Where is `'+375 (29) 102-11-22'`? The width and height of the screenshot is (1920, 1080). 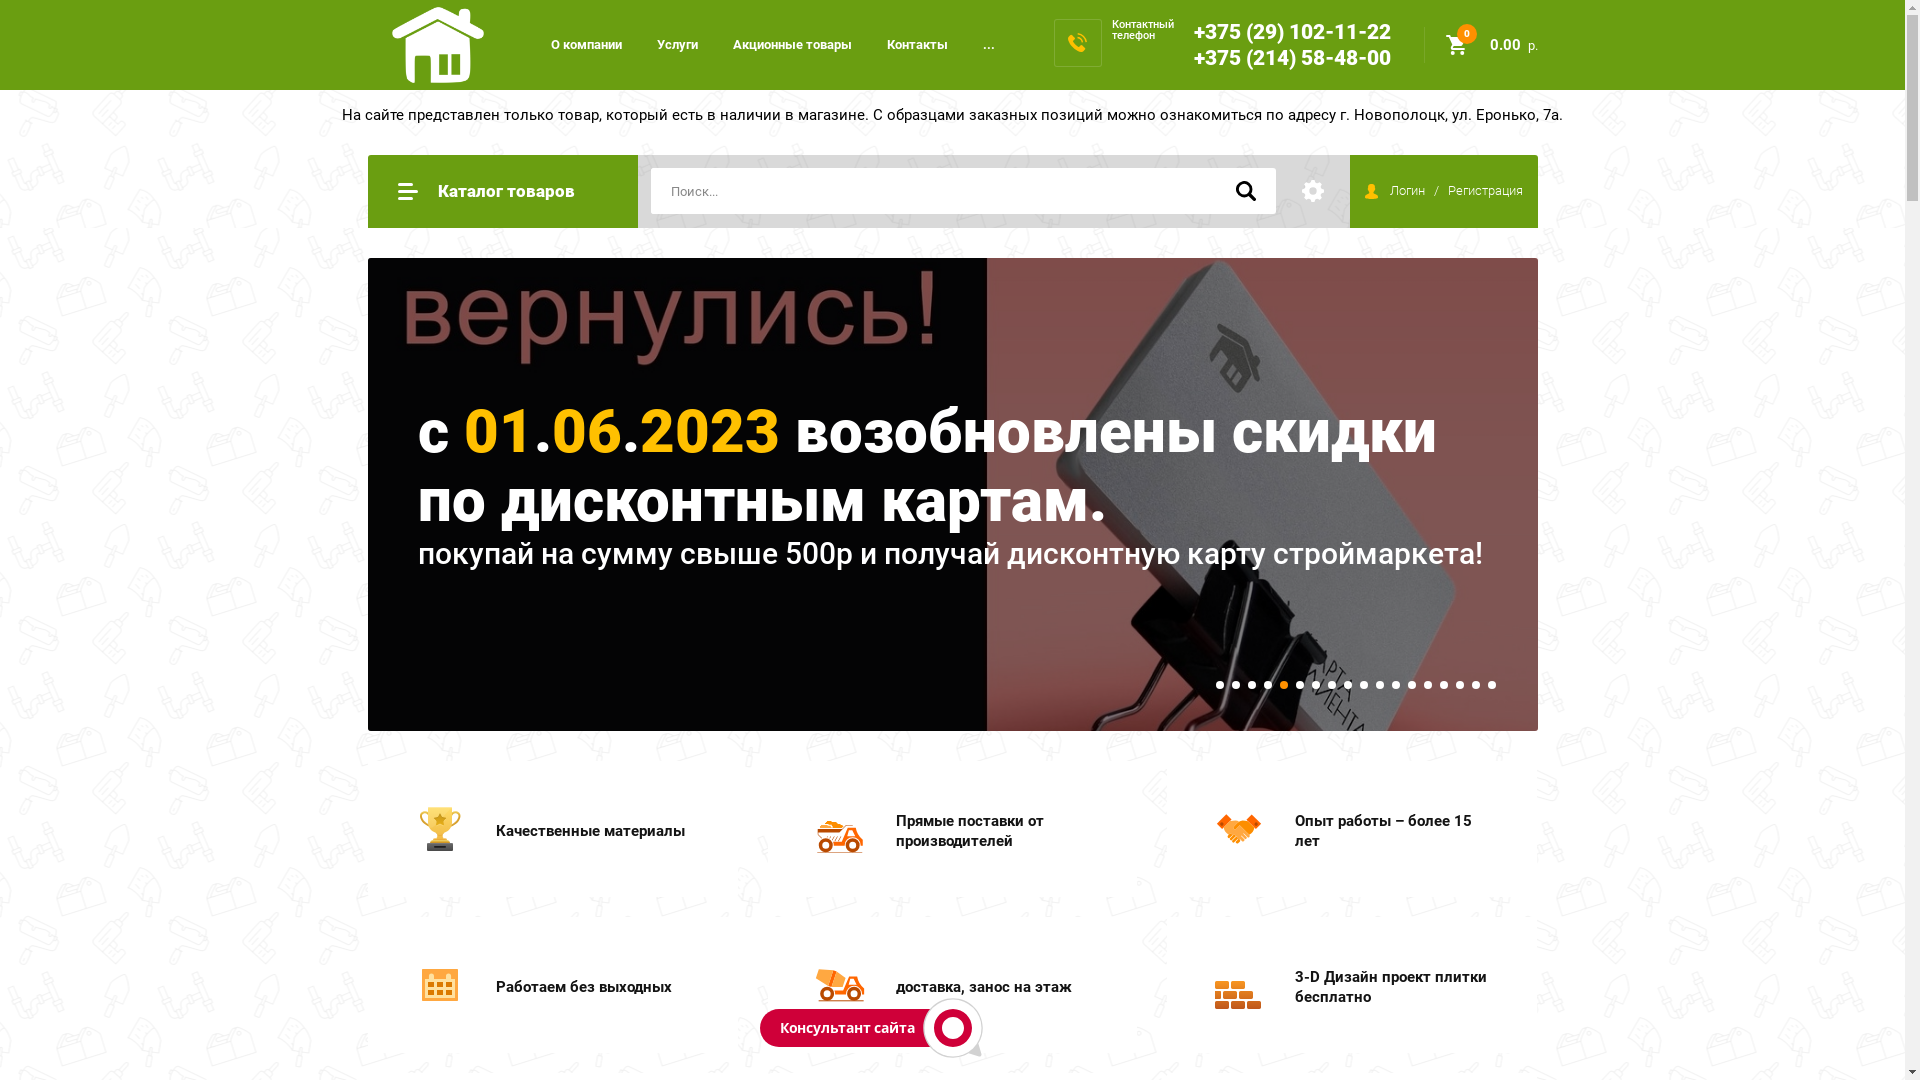
'+375 (29) 102-11-22' is located at coordinates (1194, 31).